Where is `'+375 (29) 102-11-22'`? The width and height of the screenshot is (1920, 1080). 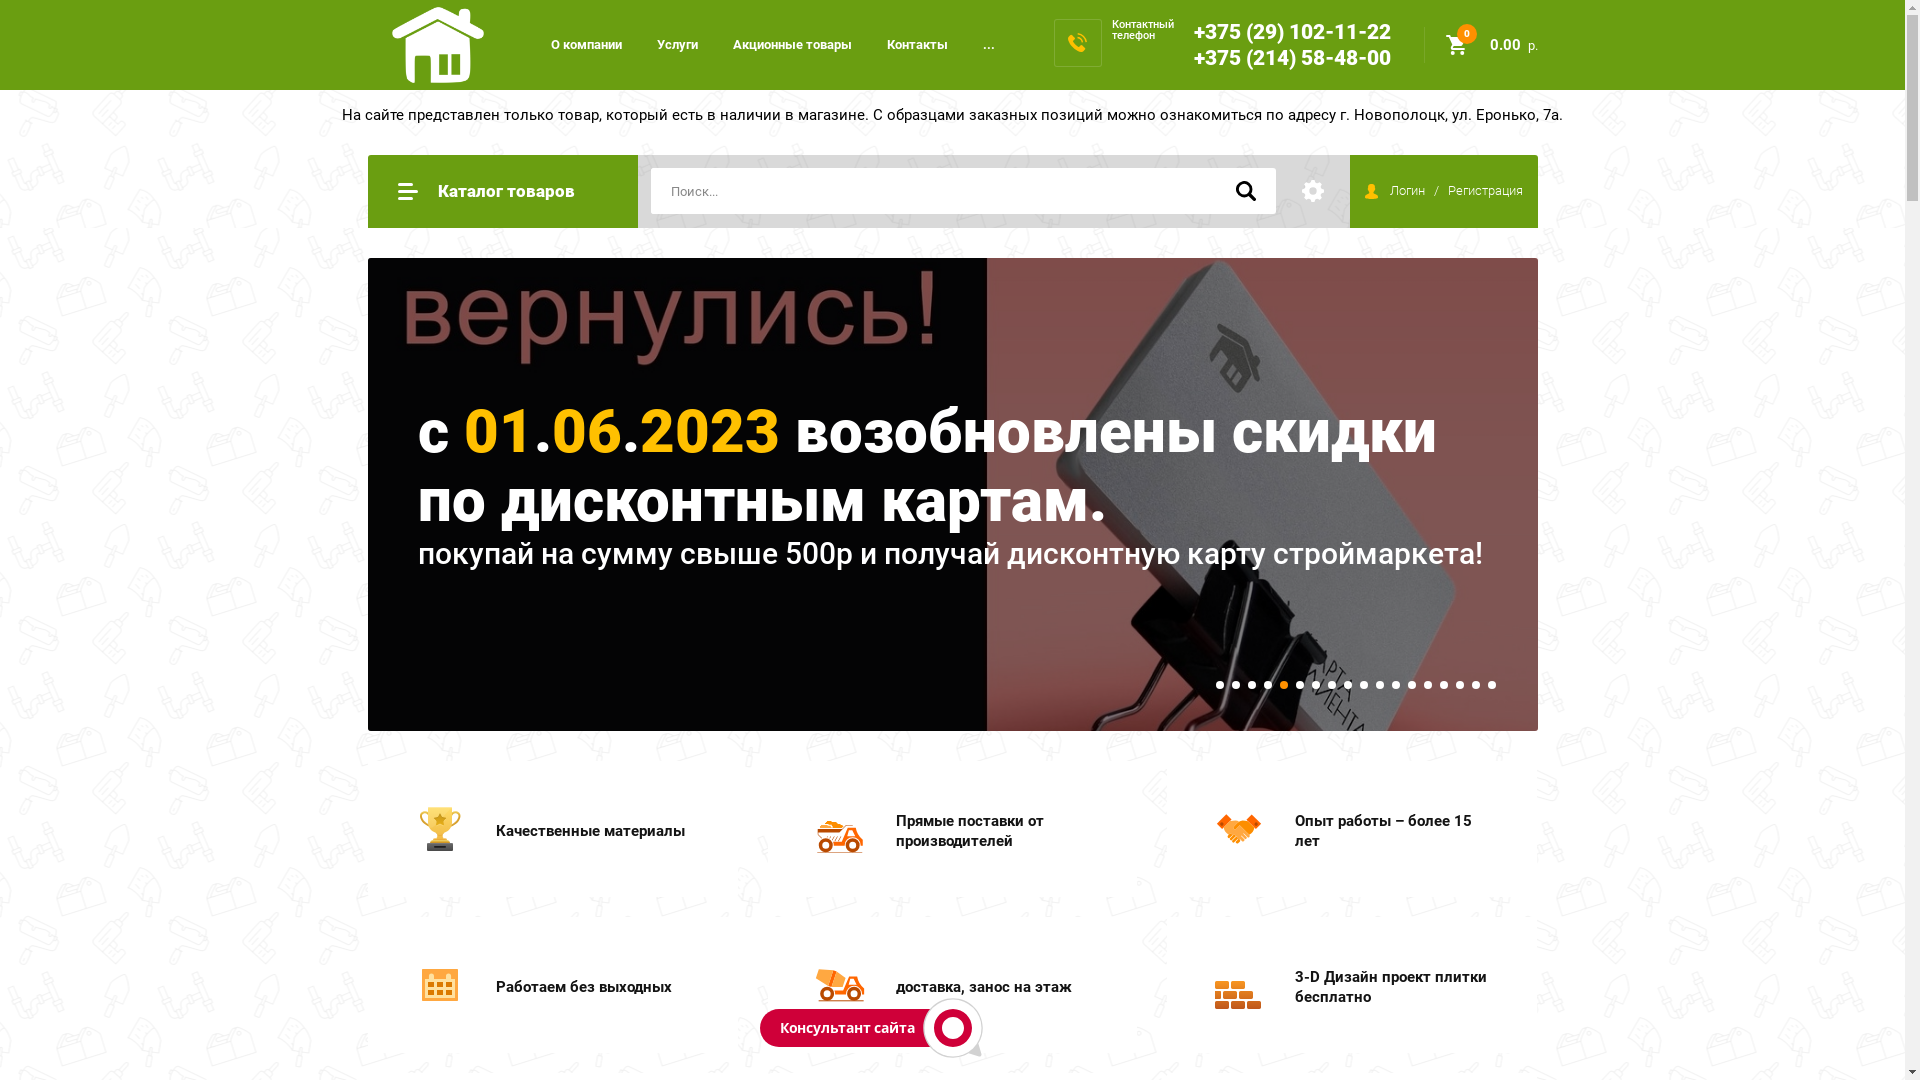
'+375 (29) 102-11-22' is located at coordinates (1194, 31).